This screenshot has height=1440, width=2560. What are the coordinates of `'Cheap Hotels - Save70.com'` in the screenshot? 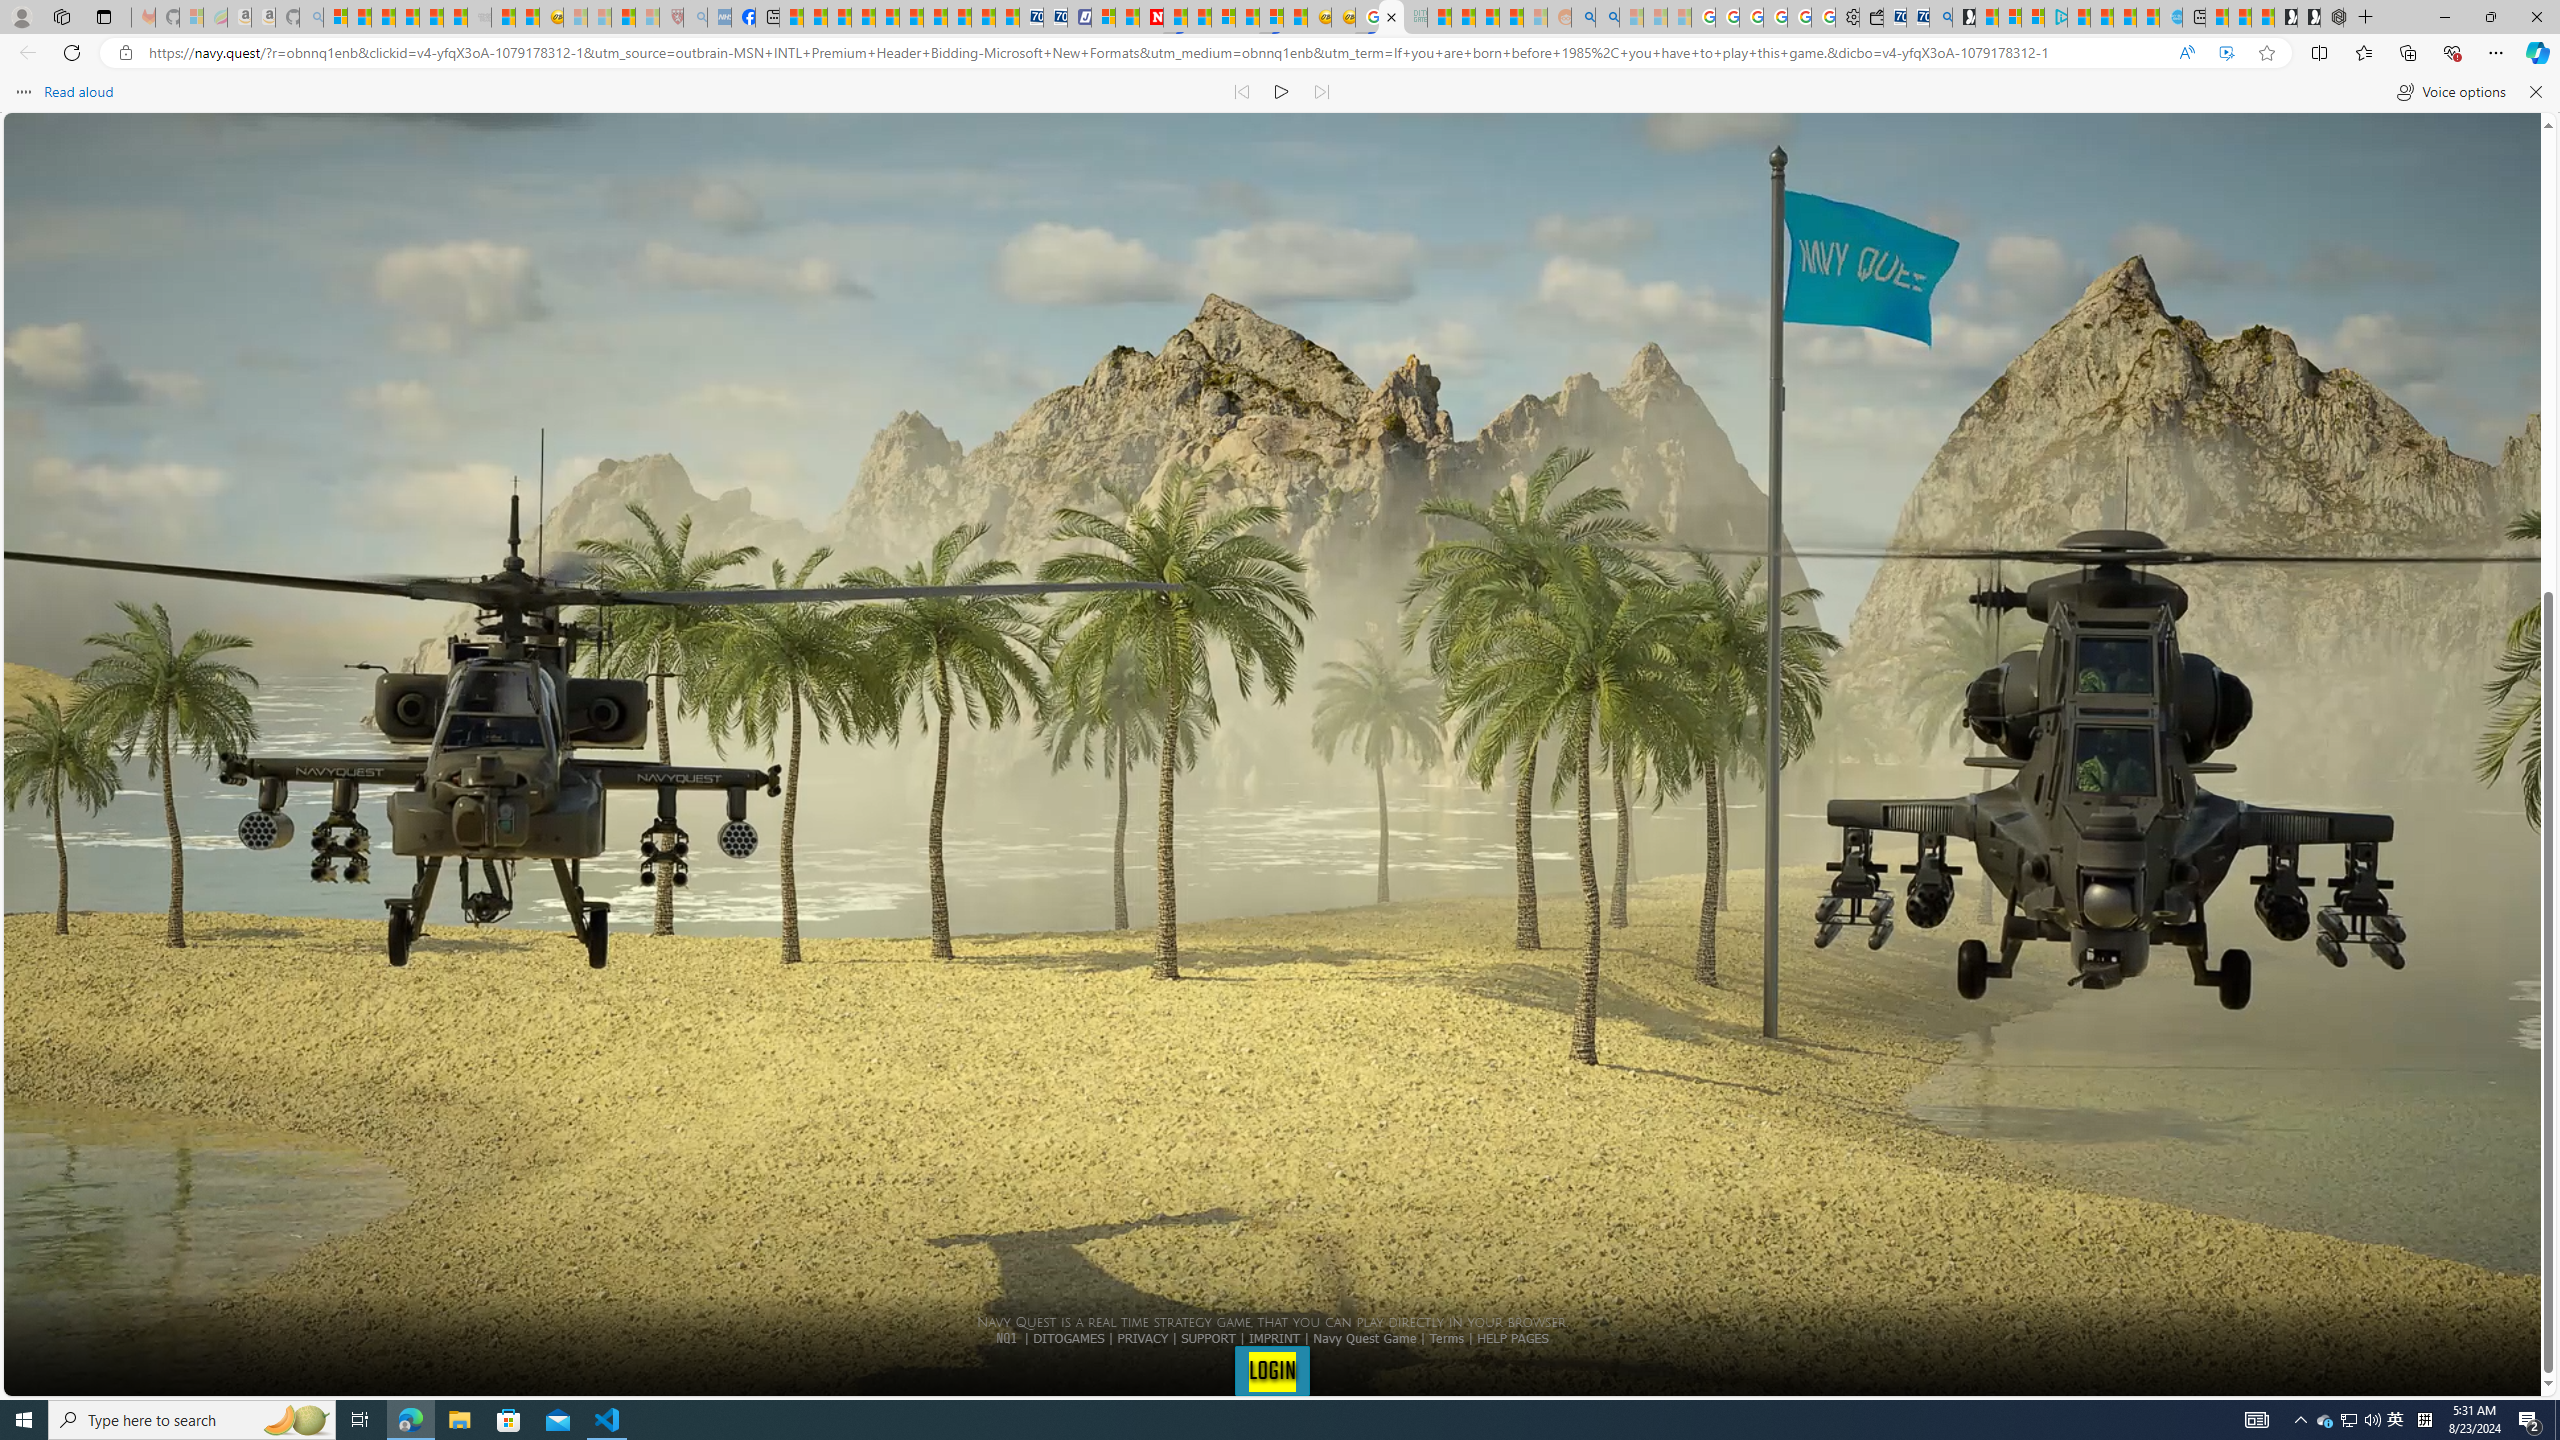 It's located at (1053, 16).